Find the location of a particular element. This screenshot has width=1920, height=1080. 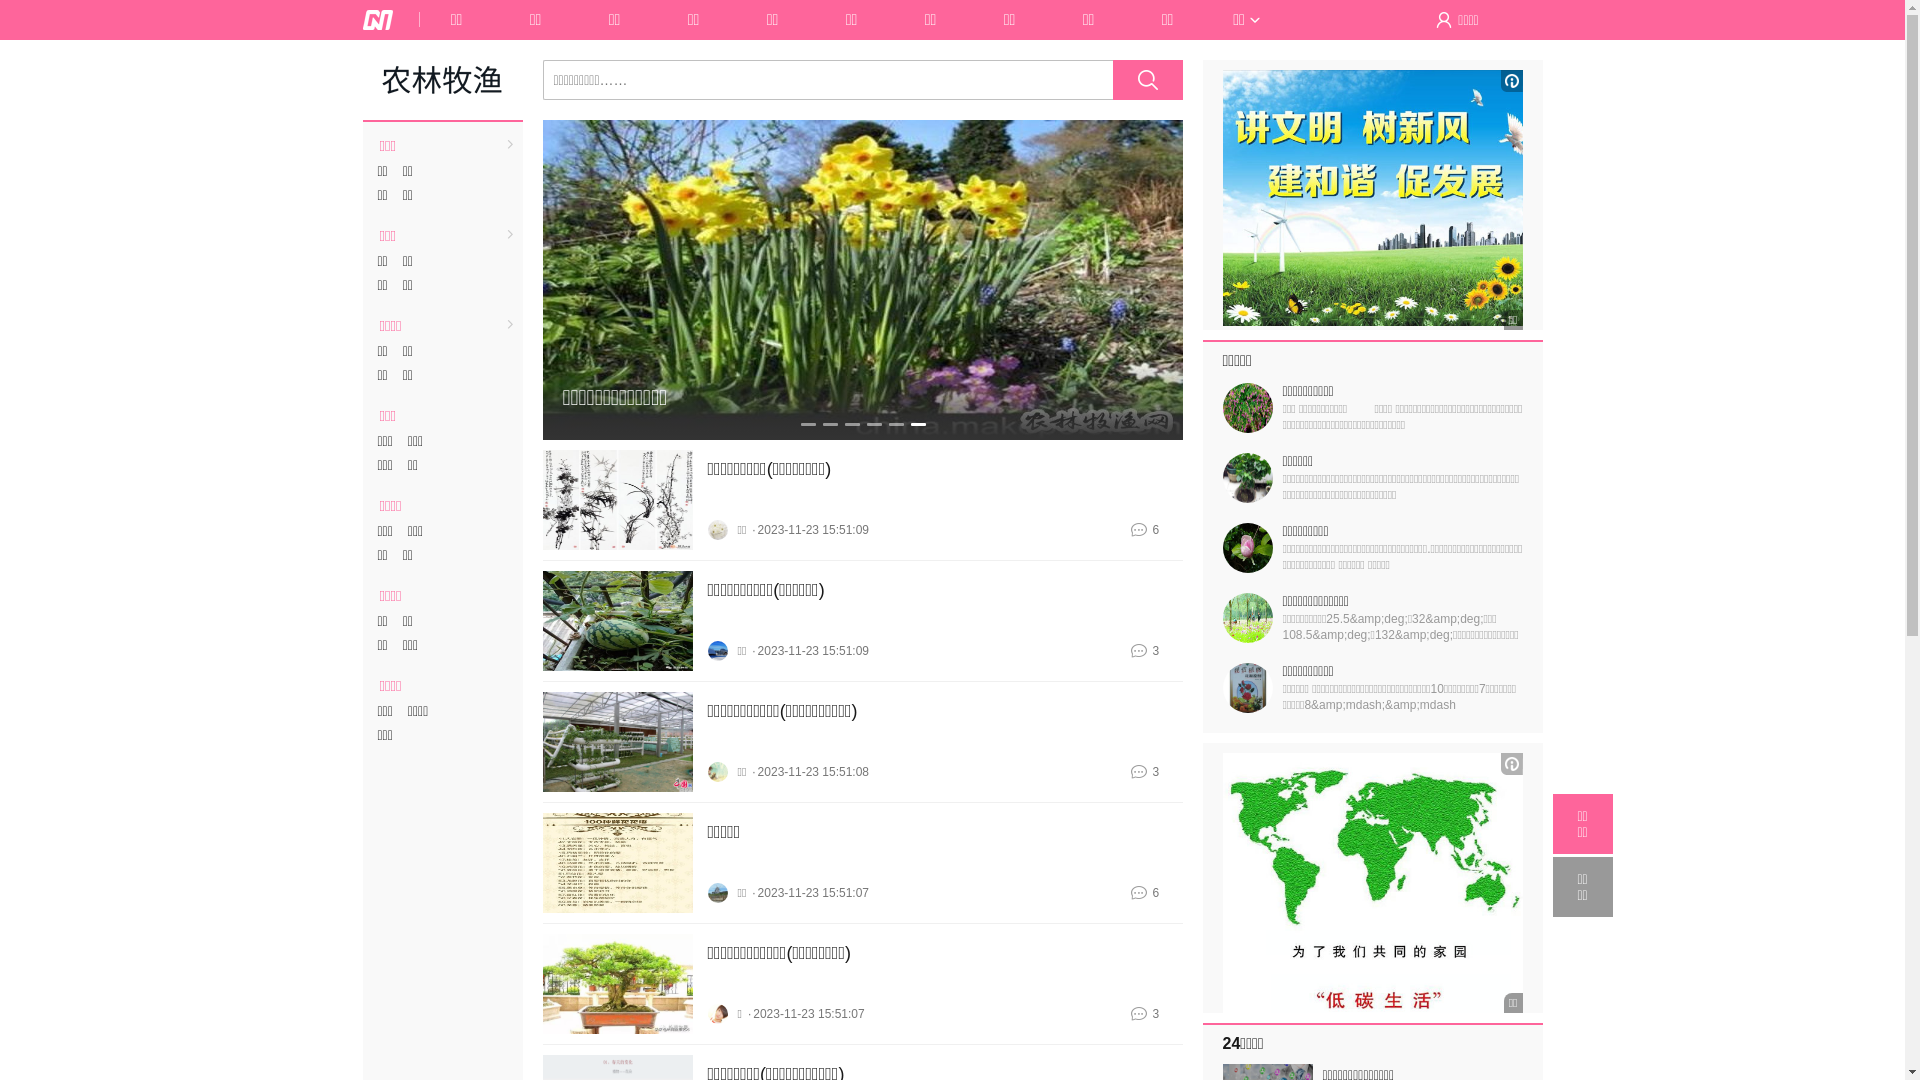

'6' is located at coordinates (1156, 528).